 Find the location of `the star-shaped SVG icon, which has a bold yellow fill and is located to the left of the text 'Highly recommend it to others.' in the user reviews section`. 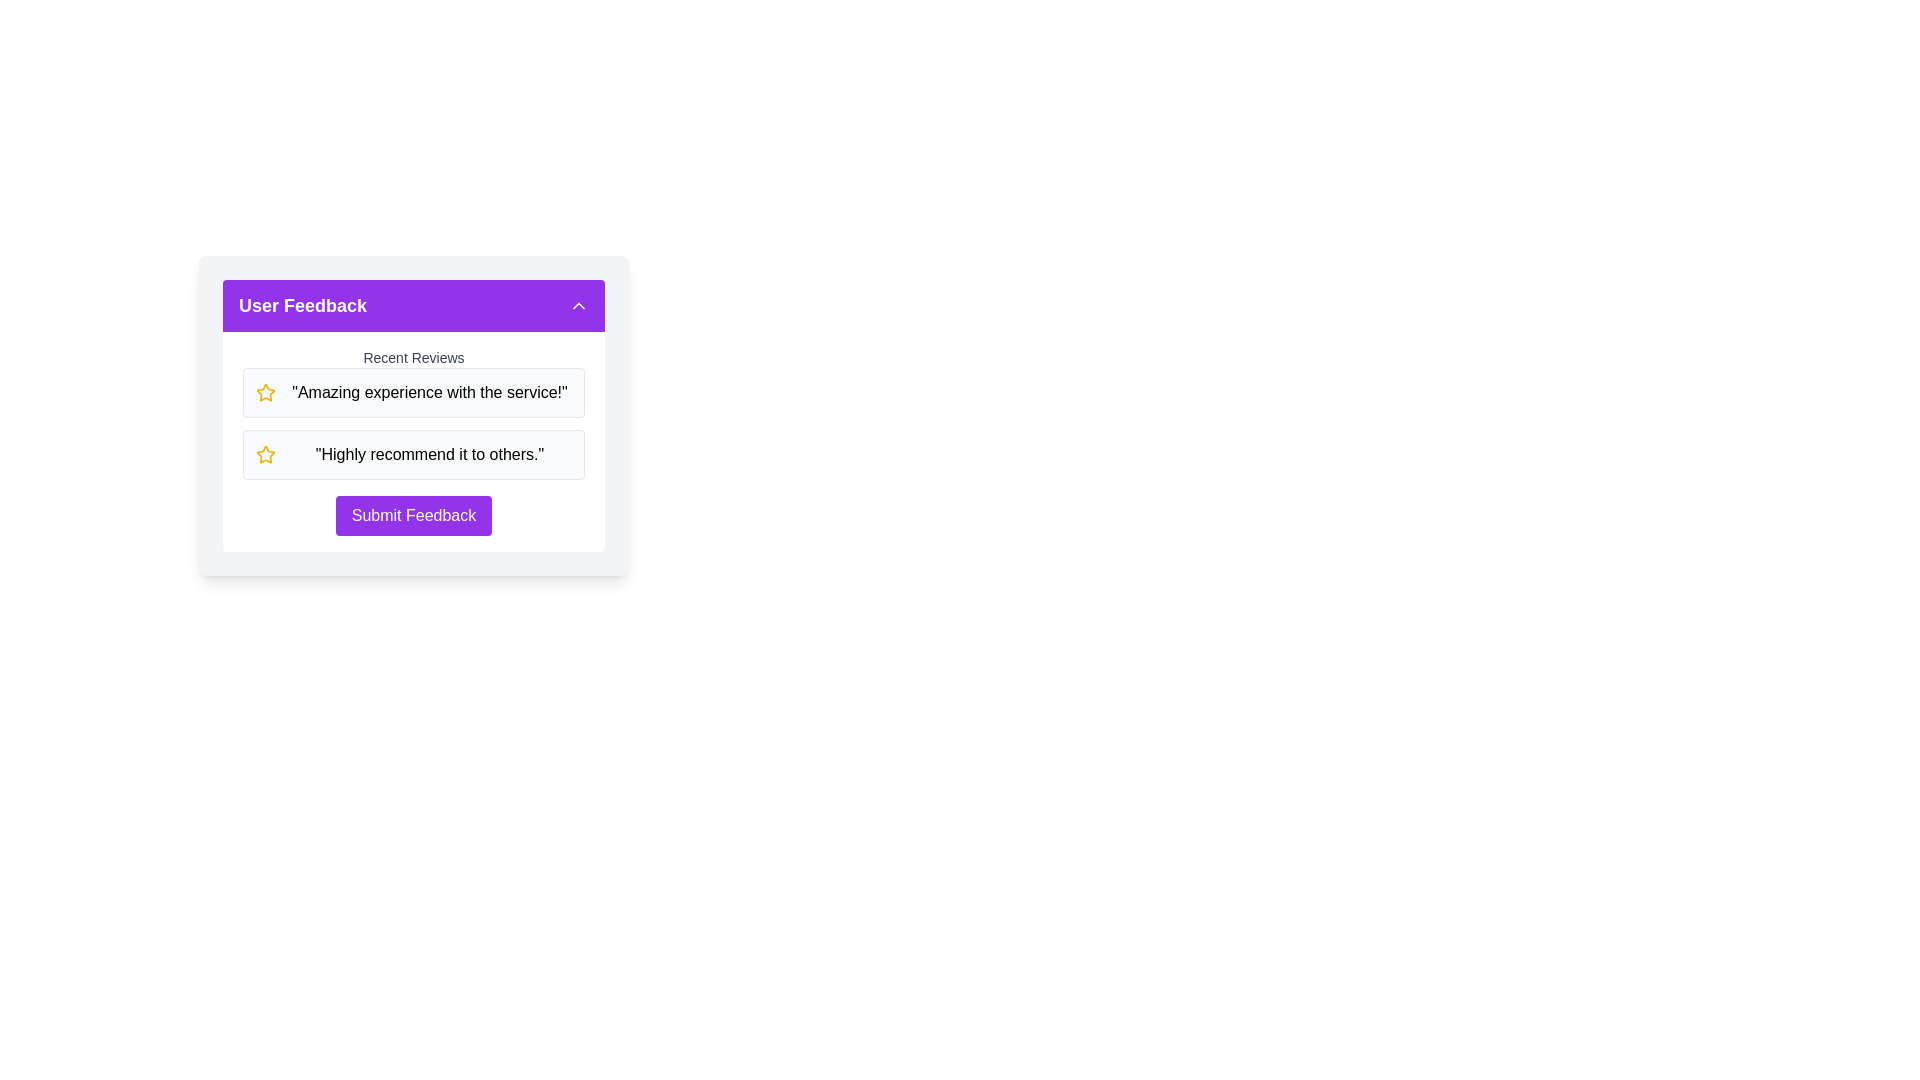

the star-shaped SVG icon, which has a bold yellow fill and is located to the left of the text 'Highly recommend it to others.' in the user reviews section is located at coordinates (264, 392).